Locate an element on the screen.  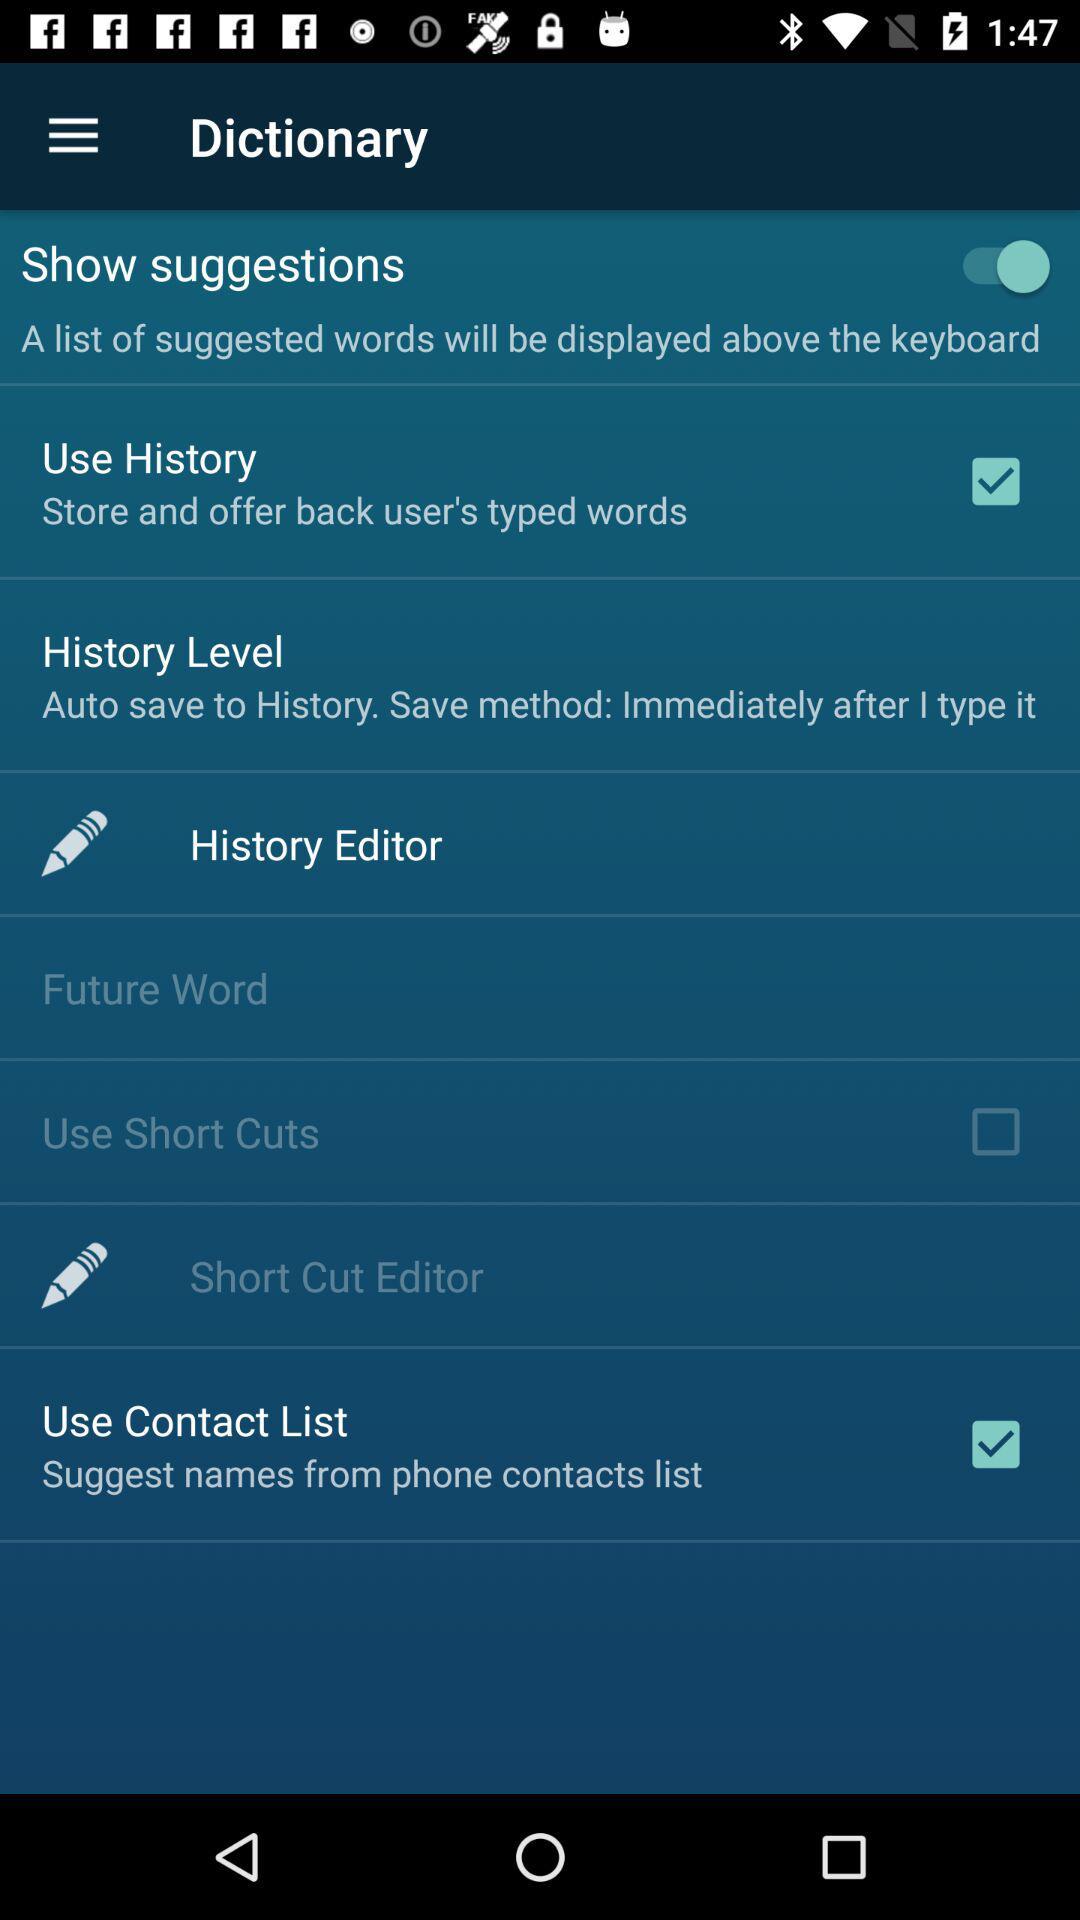
the a list of item is located at coordinates (540, 332).